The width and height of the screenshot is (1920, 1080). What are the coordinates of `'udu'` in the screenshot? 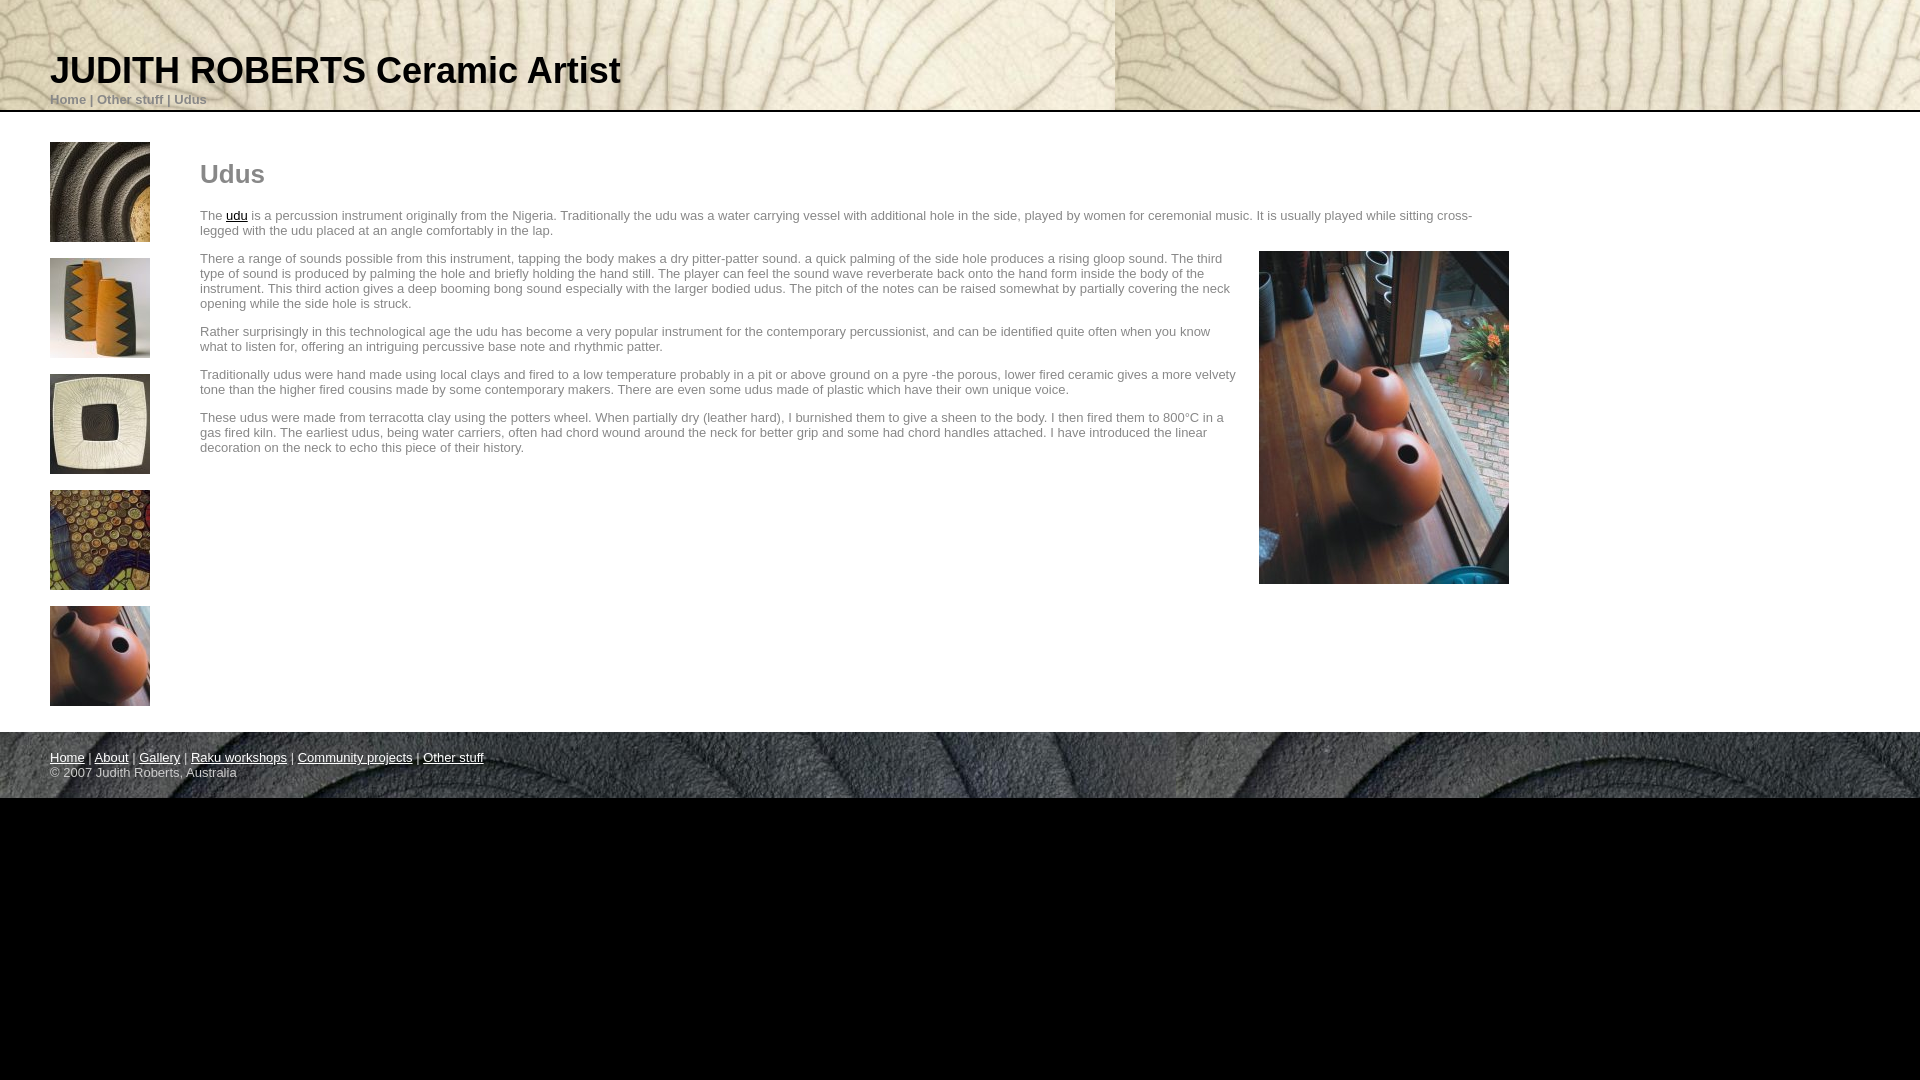 It's located at (236, 215).